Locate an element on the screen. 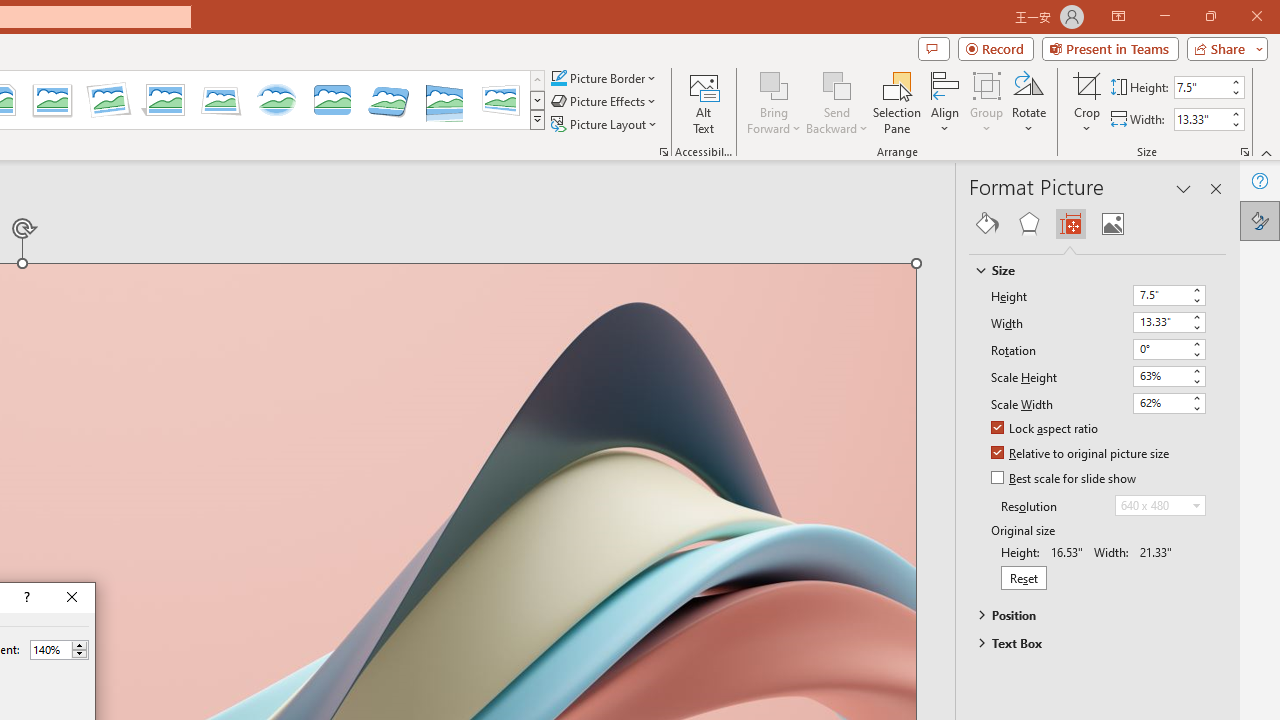 The image size is (1280, 720). 'Scale Width' is located at coordinates (1169, 403).